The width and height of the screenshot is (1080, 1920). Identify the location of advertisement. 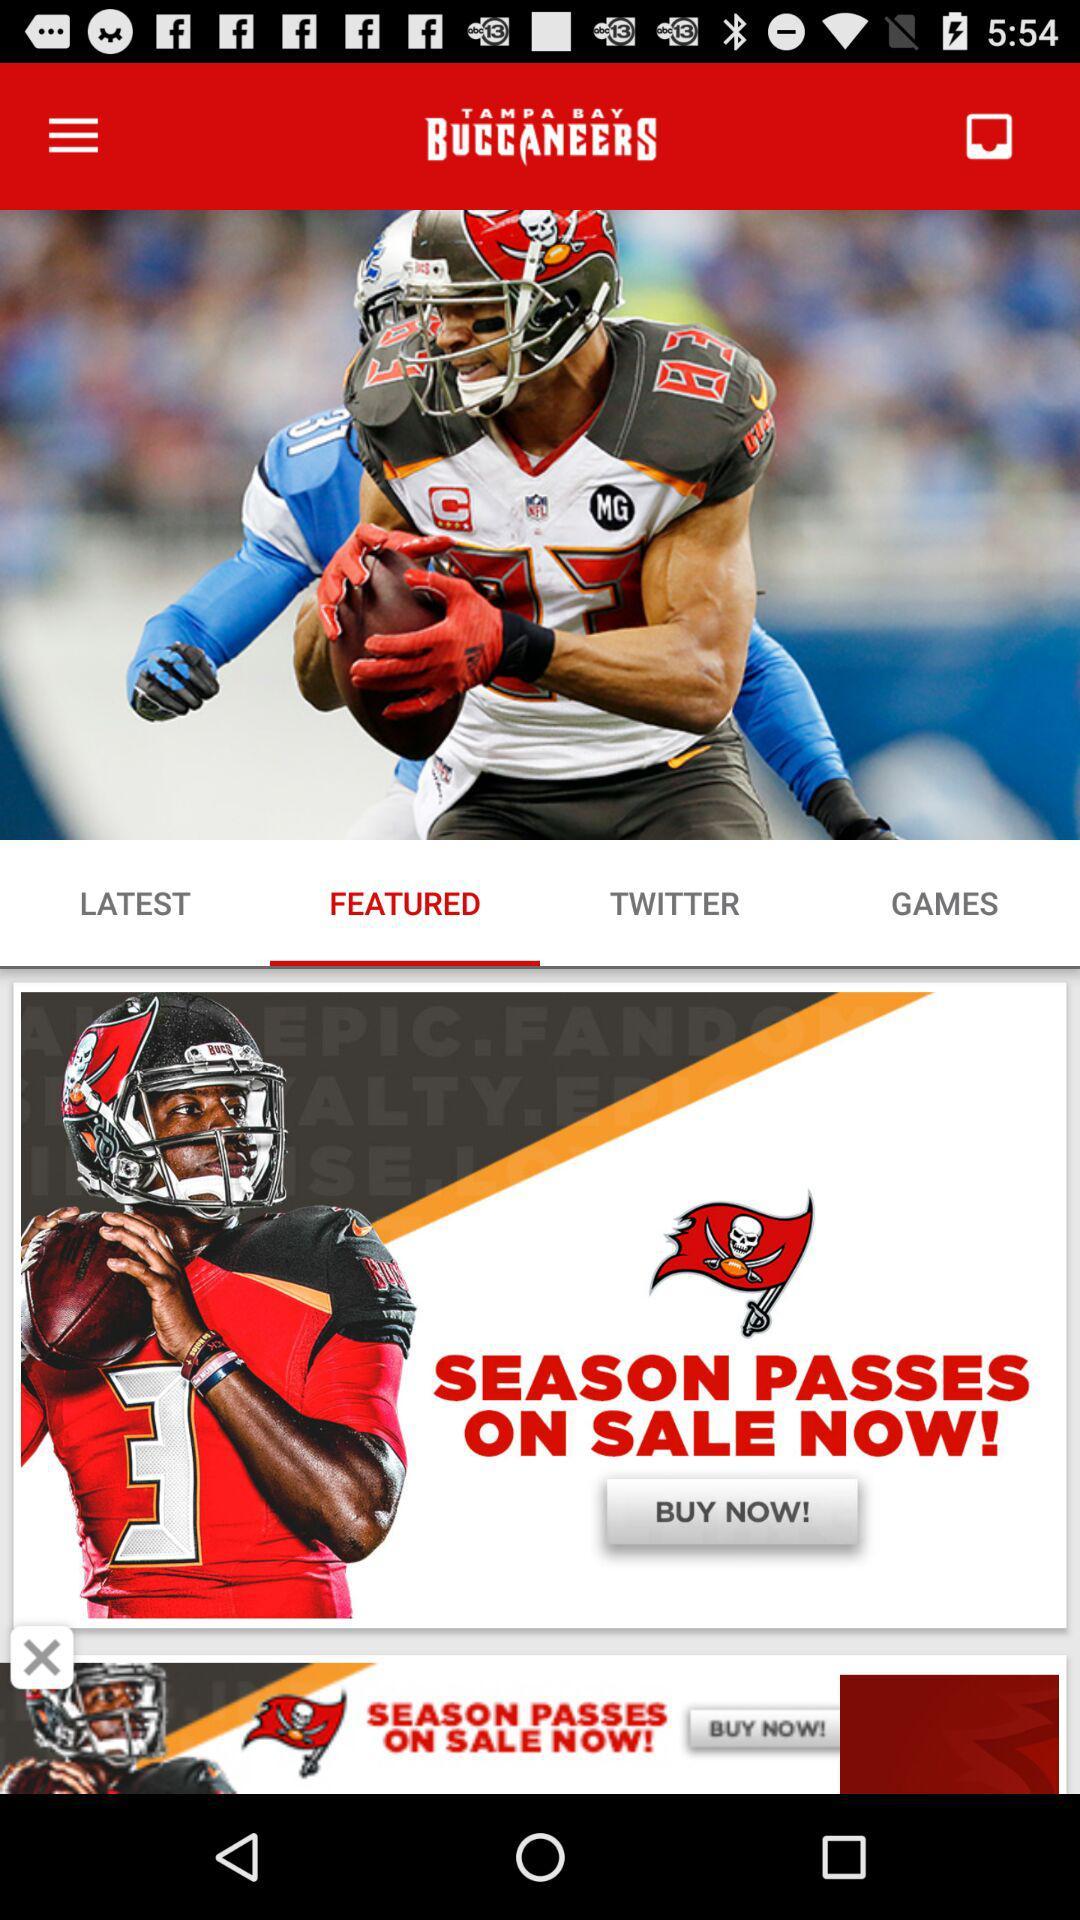
(540, 1727).